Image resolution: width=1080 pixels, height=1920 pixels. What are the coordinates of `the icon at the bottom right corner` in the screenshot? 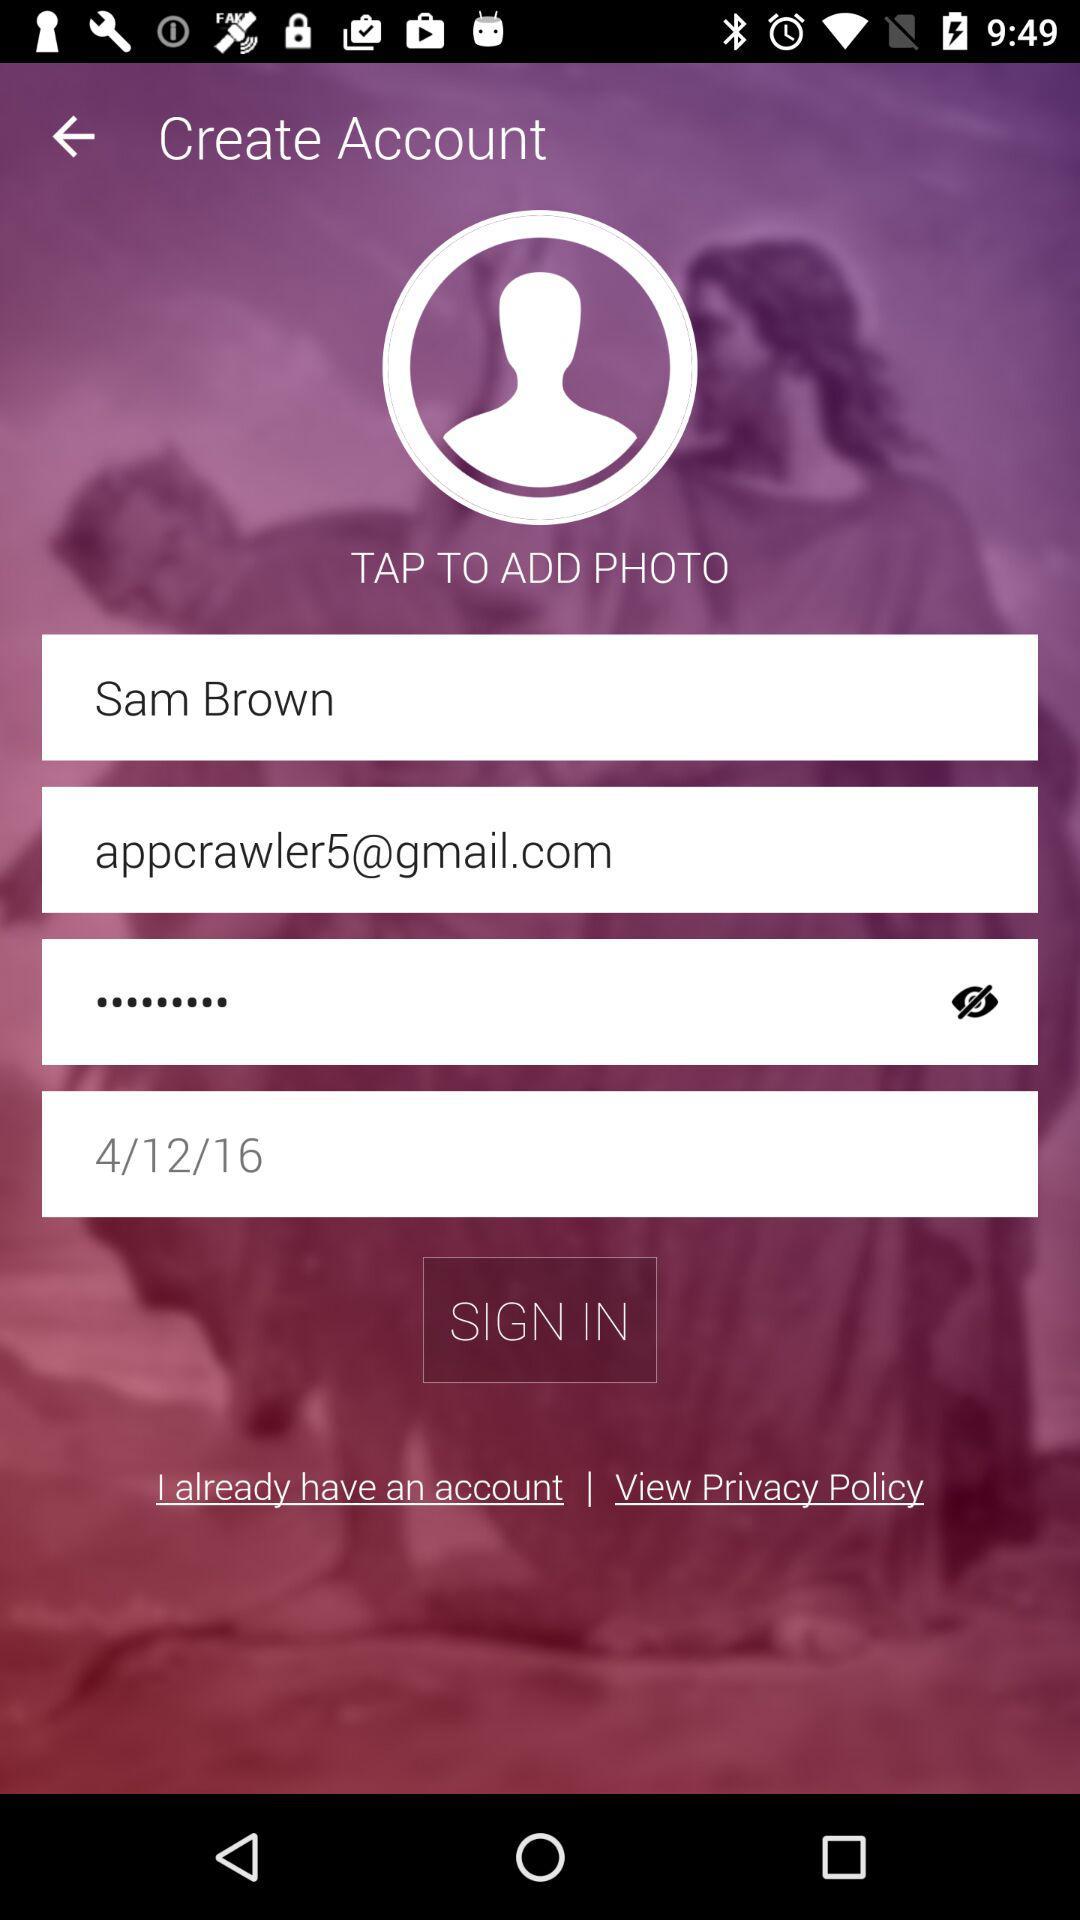 It's located at (768, 1485).